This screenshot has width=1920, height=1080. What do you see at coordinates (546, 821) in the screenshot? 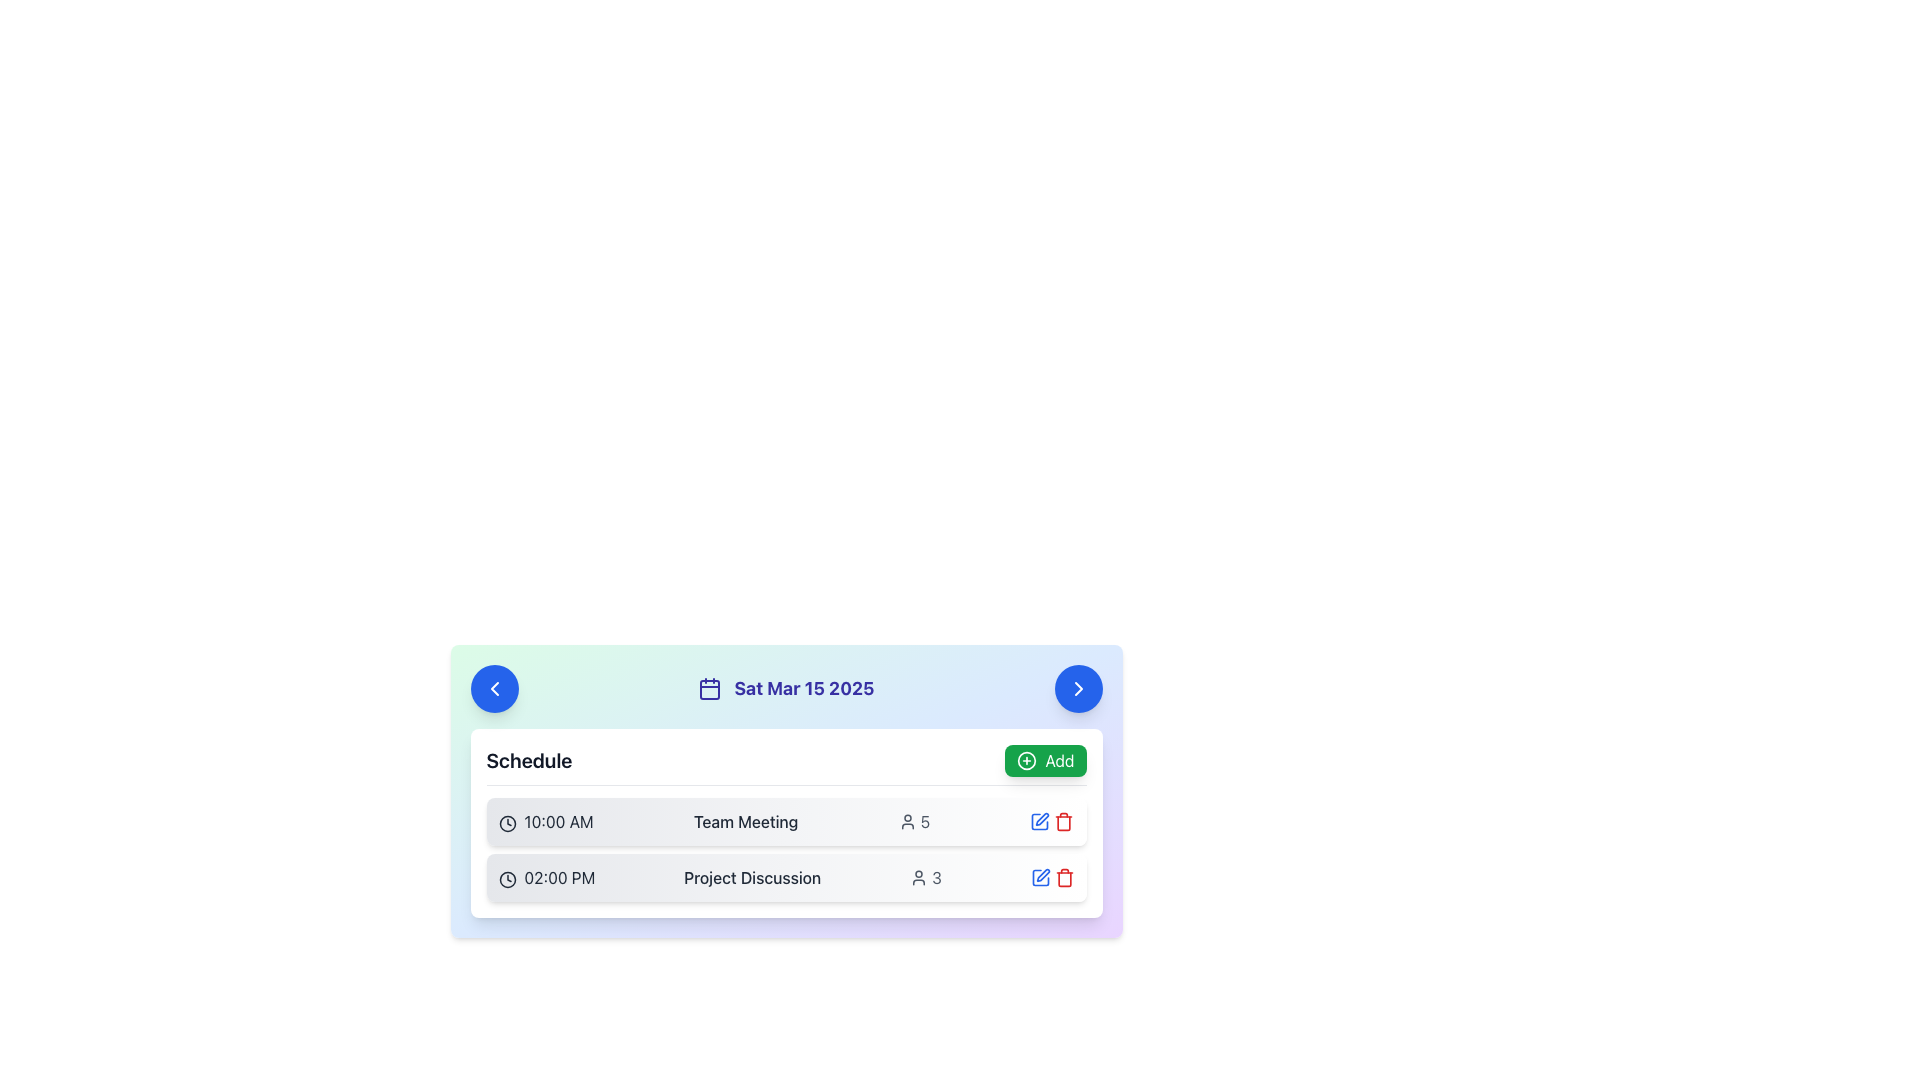
I see `the timestamp text indicating the start time of a scheduled event located at the leftmost part of the event row` at bounding box center [546, 821].